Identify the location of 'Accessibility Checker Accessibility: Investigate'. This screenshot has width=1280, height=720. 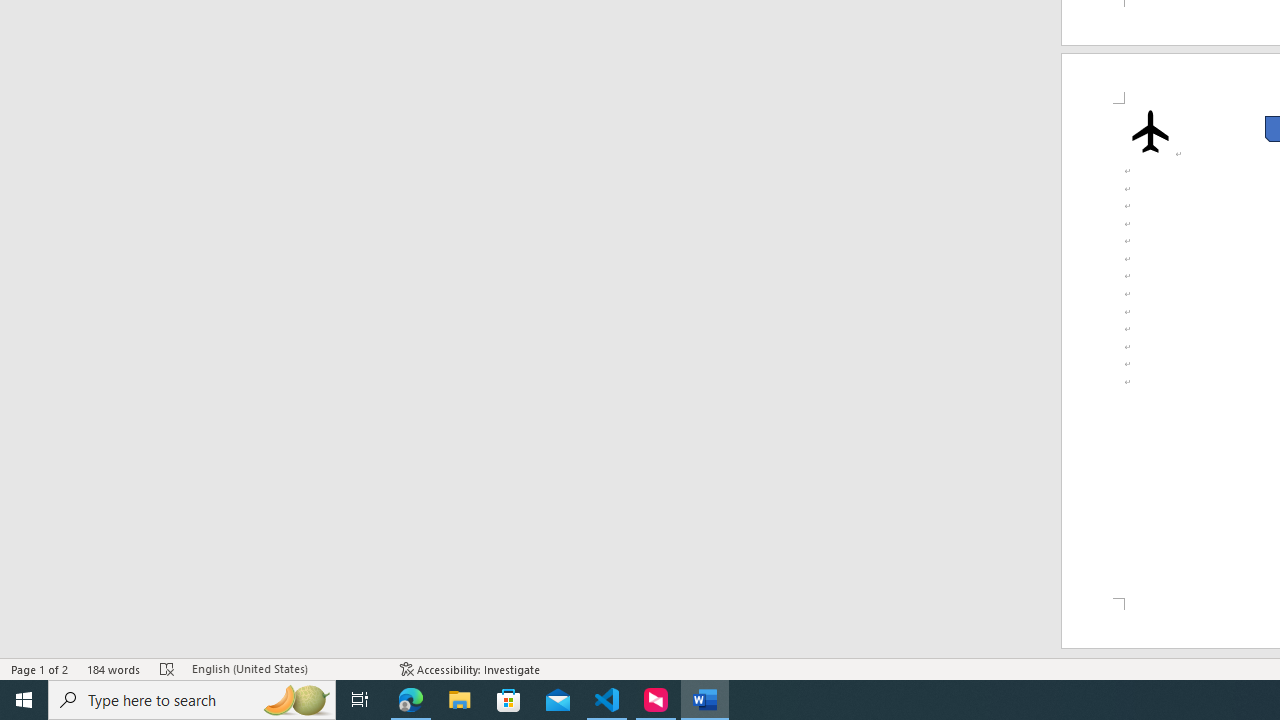
(469, 669).